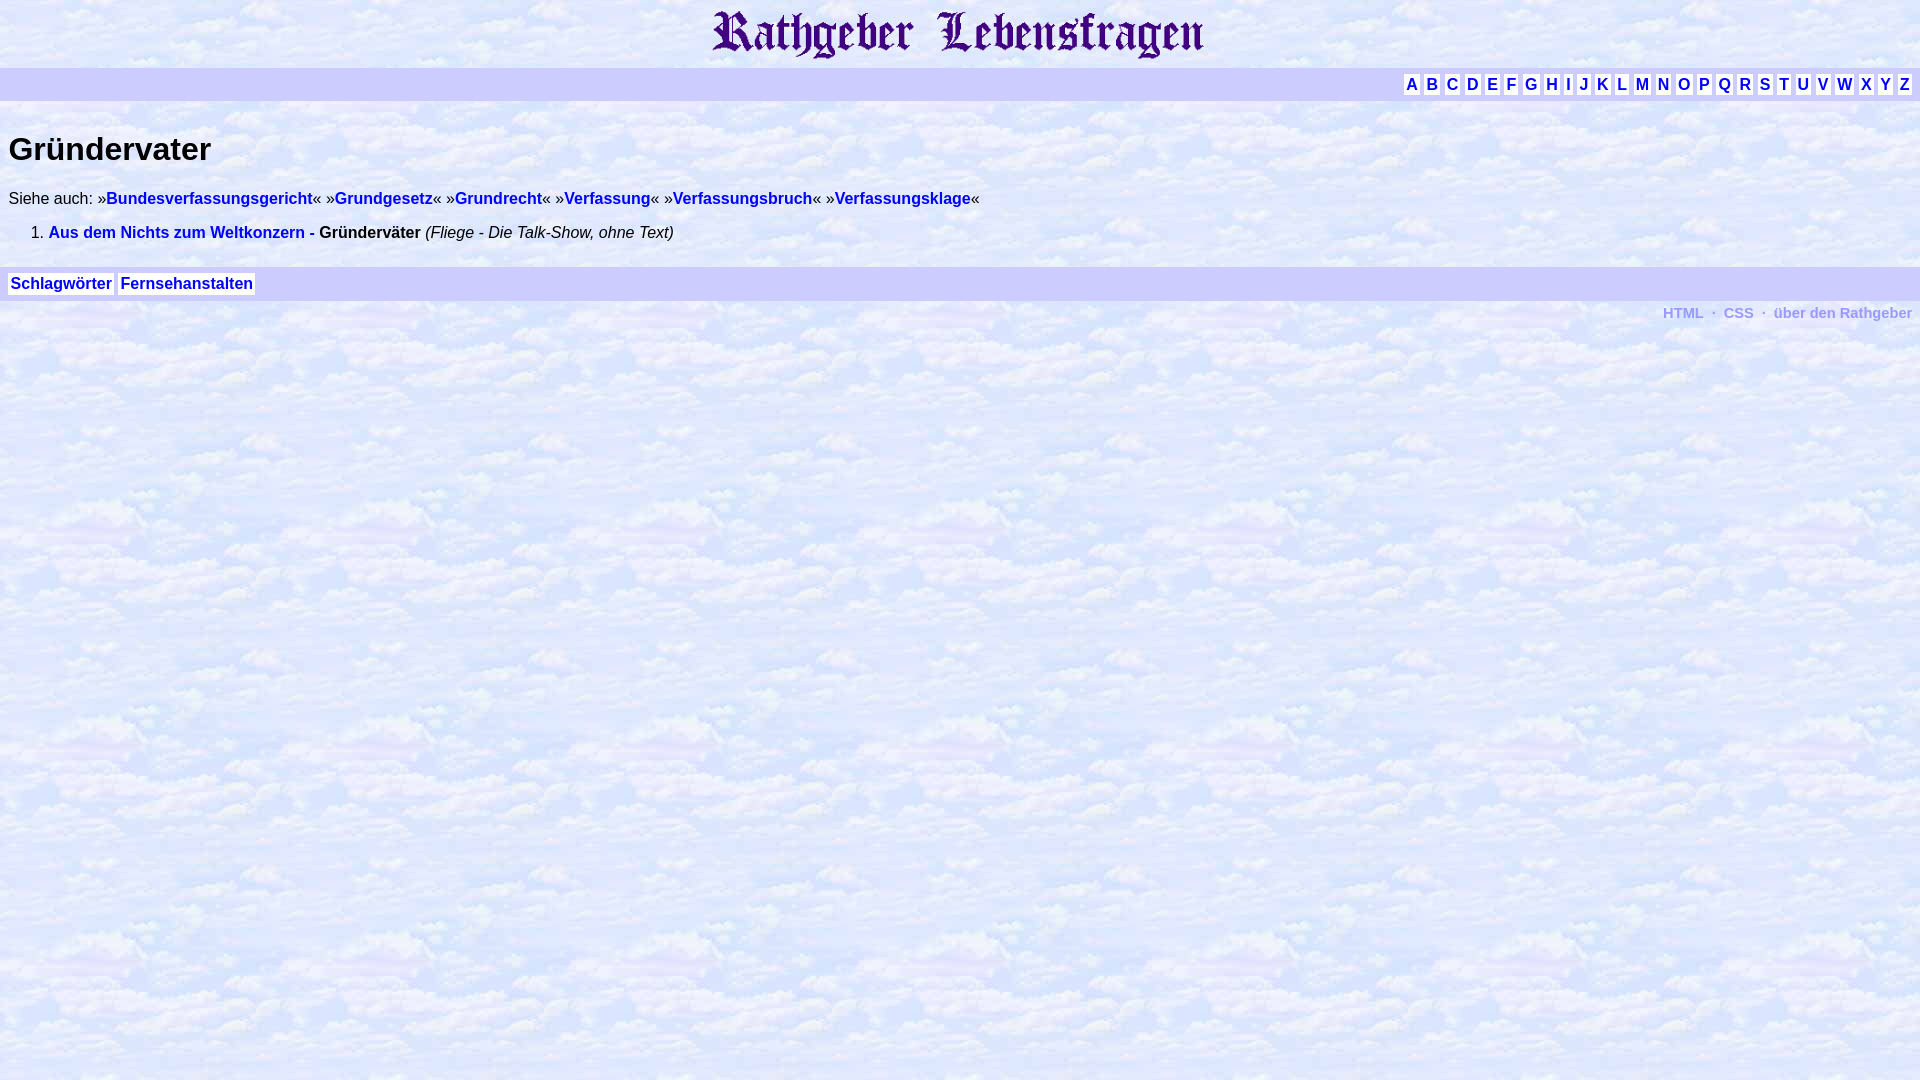 The height and width of the screenshot is (1080, 1920). I want to click on 'D', so click(1473, 83).